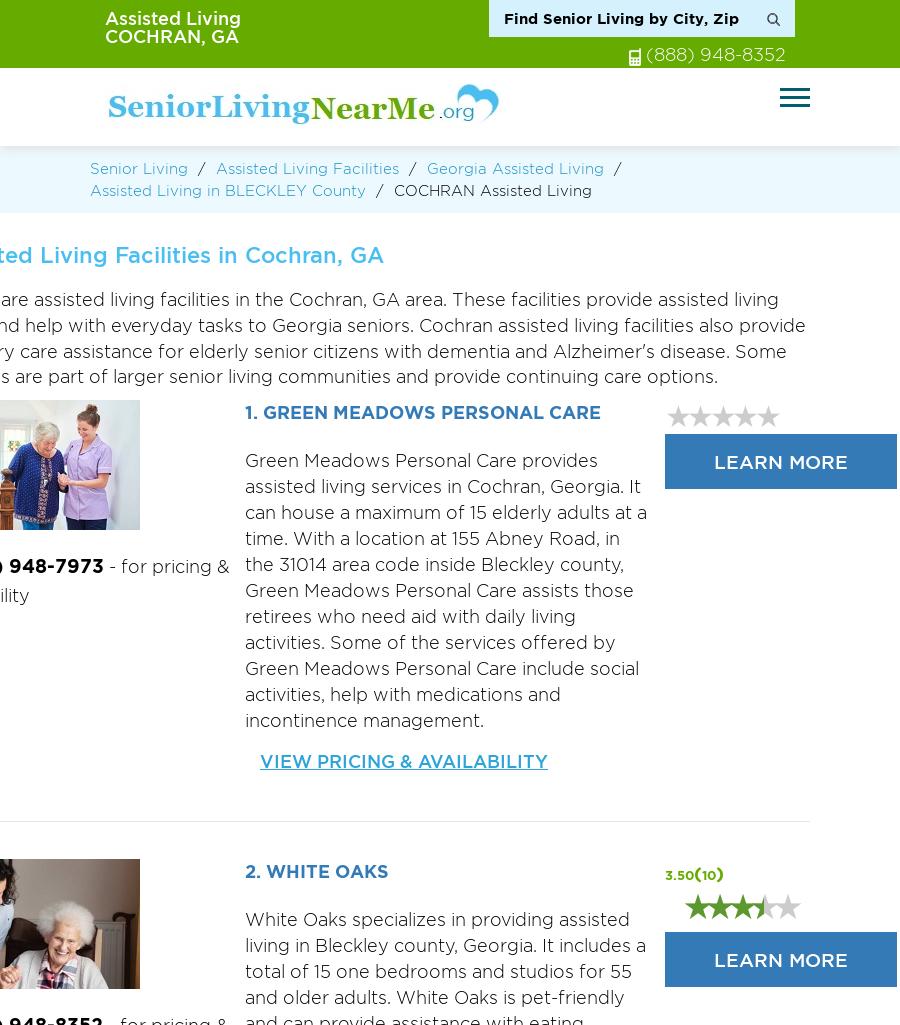 The image size is (900, 1025). What do you see at coordinates (263, 871) in the screenshot?
I see `'White Oaks'` at bounding box center [263, 871].